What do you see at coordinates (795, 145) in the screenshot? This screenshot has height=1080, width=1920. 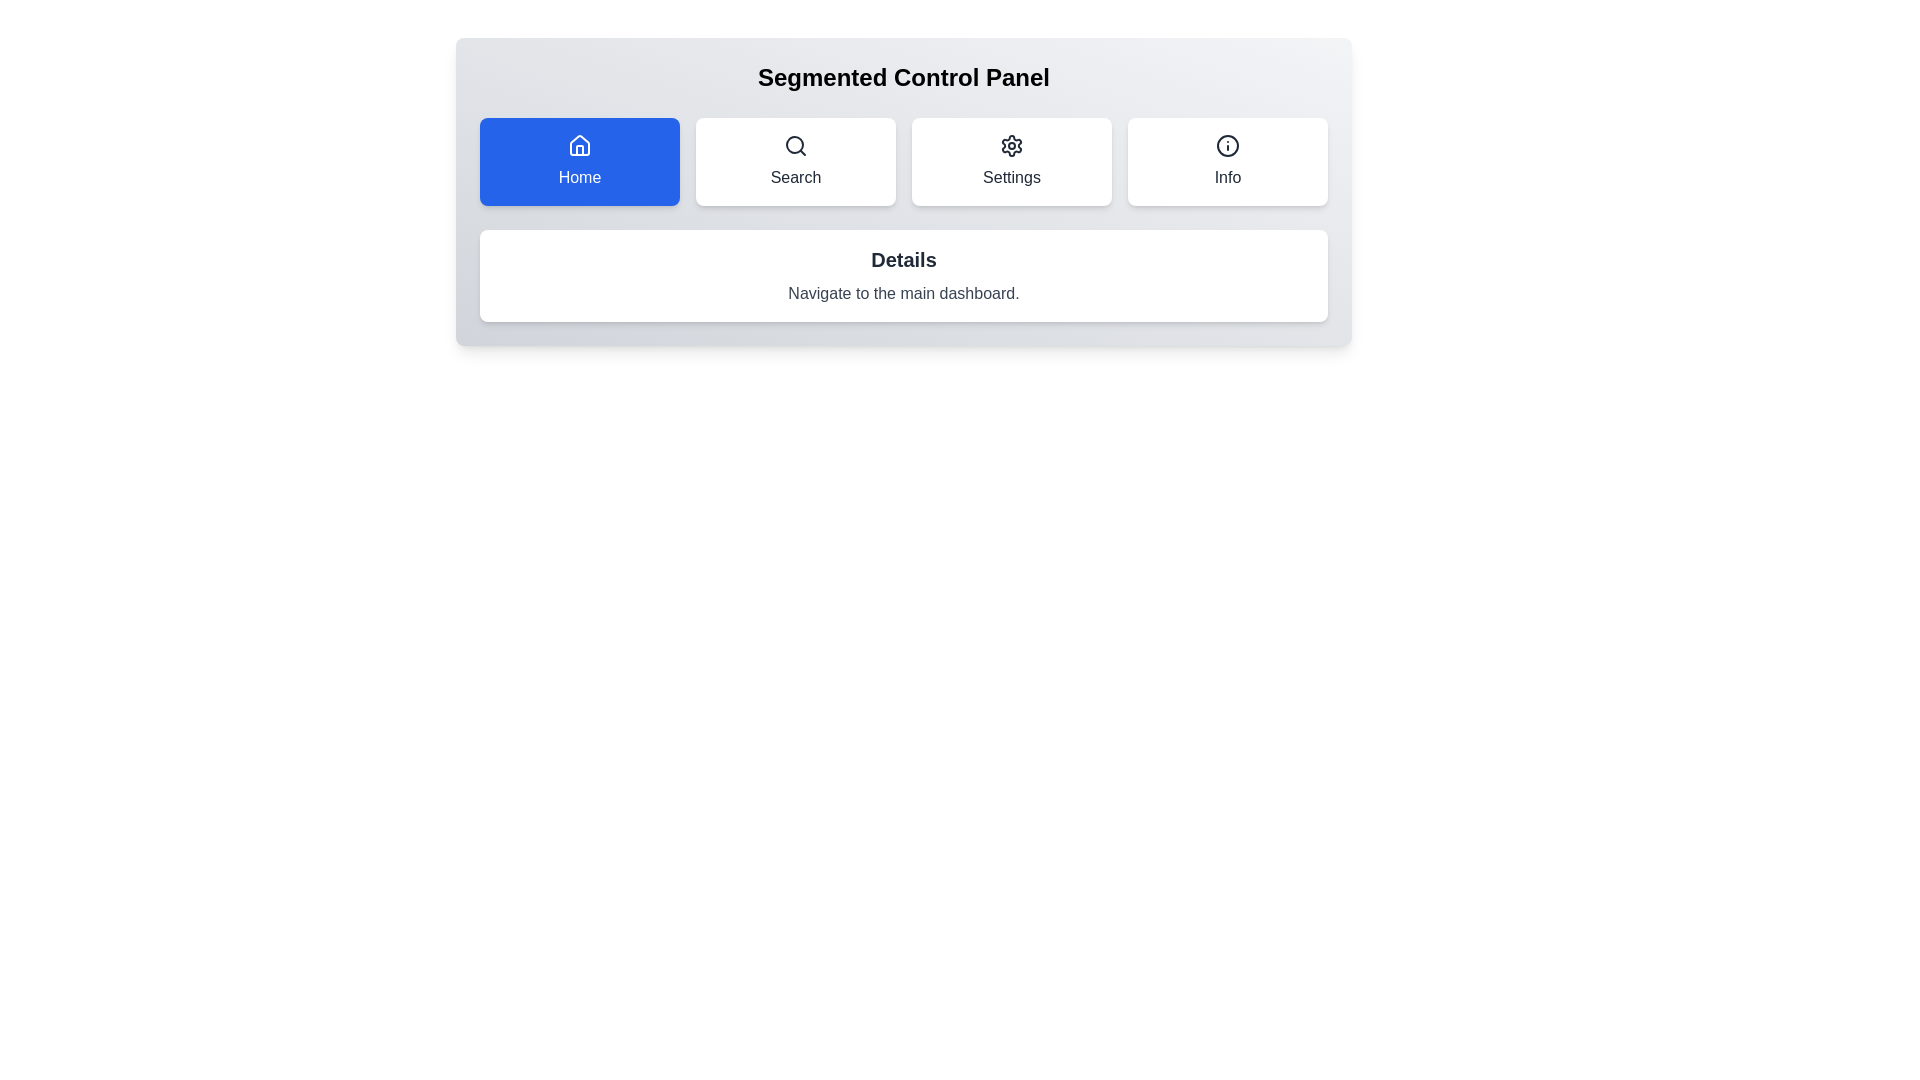 I see `the magnifying glass icon located at the center top of the 'Search' button` at bounding box center [795, 145].